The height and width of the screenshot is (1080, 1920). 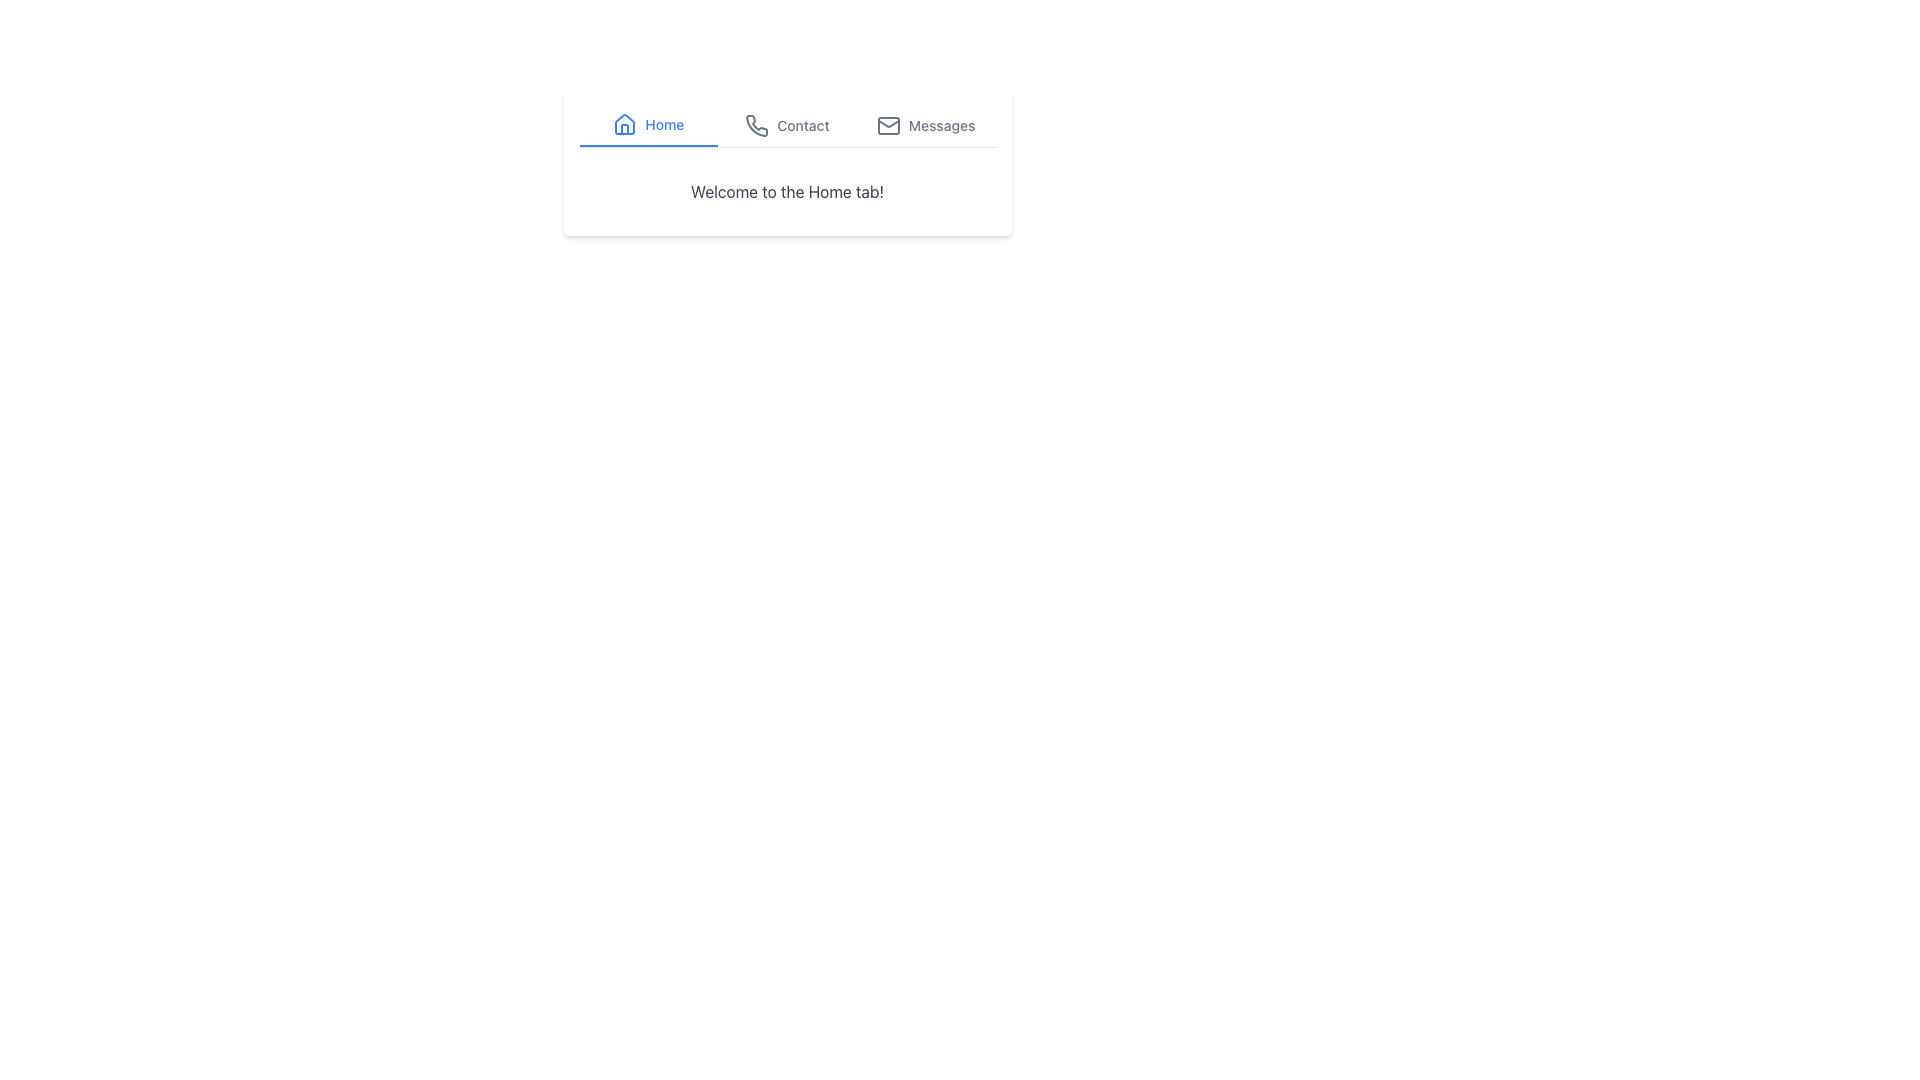 I want to click on the phone icon in the navigation bar, which is the second icon next to the 'Contact' label, so click(x=756, y=126).